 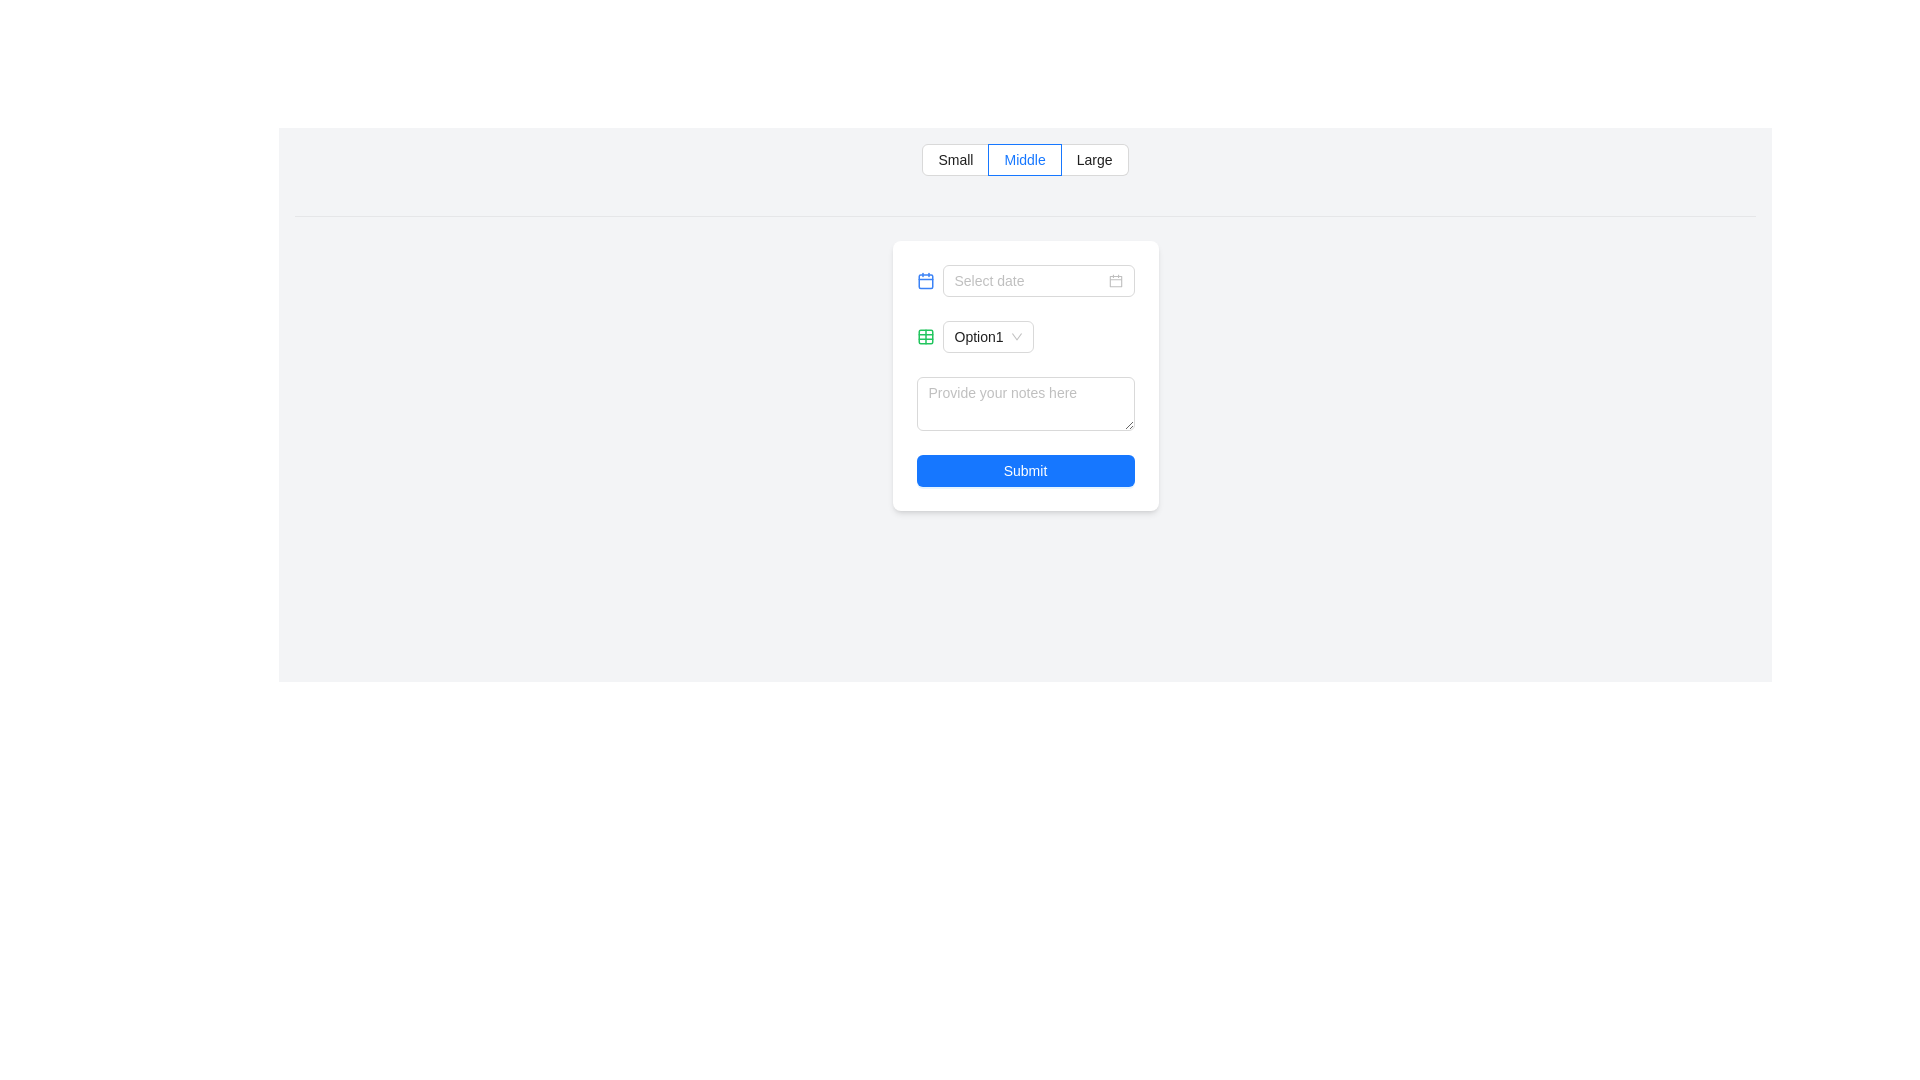 I want to click on the primary action button at the bottom of the form, so click(x=1025, y=470).